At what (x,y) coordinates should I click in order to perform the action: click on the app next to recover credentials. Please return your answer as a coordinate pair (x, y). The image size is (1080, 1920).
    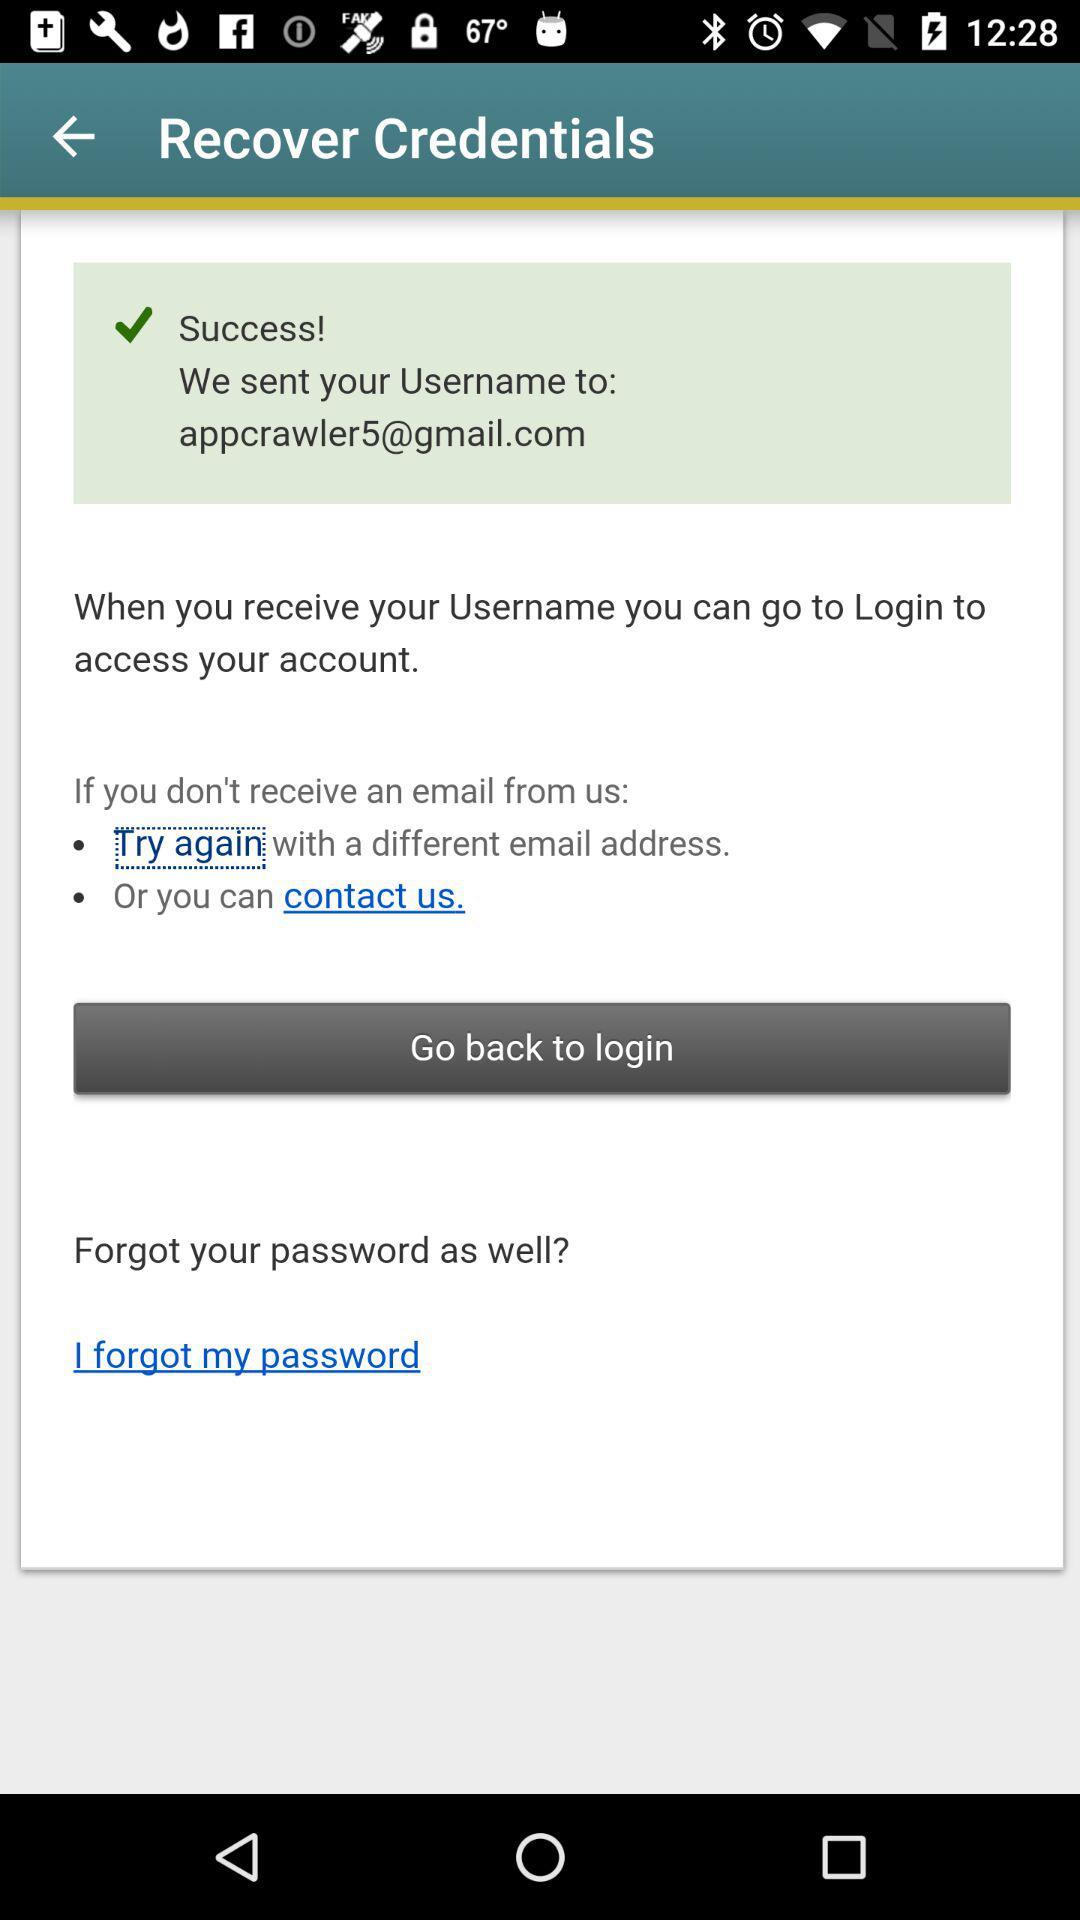
    Looking at the image, I should click on (72, 135).